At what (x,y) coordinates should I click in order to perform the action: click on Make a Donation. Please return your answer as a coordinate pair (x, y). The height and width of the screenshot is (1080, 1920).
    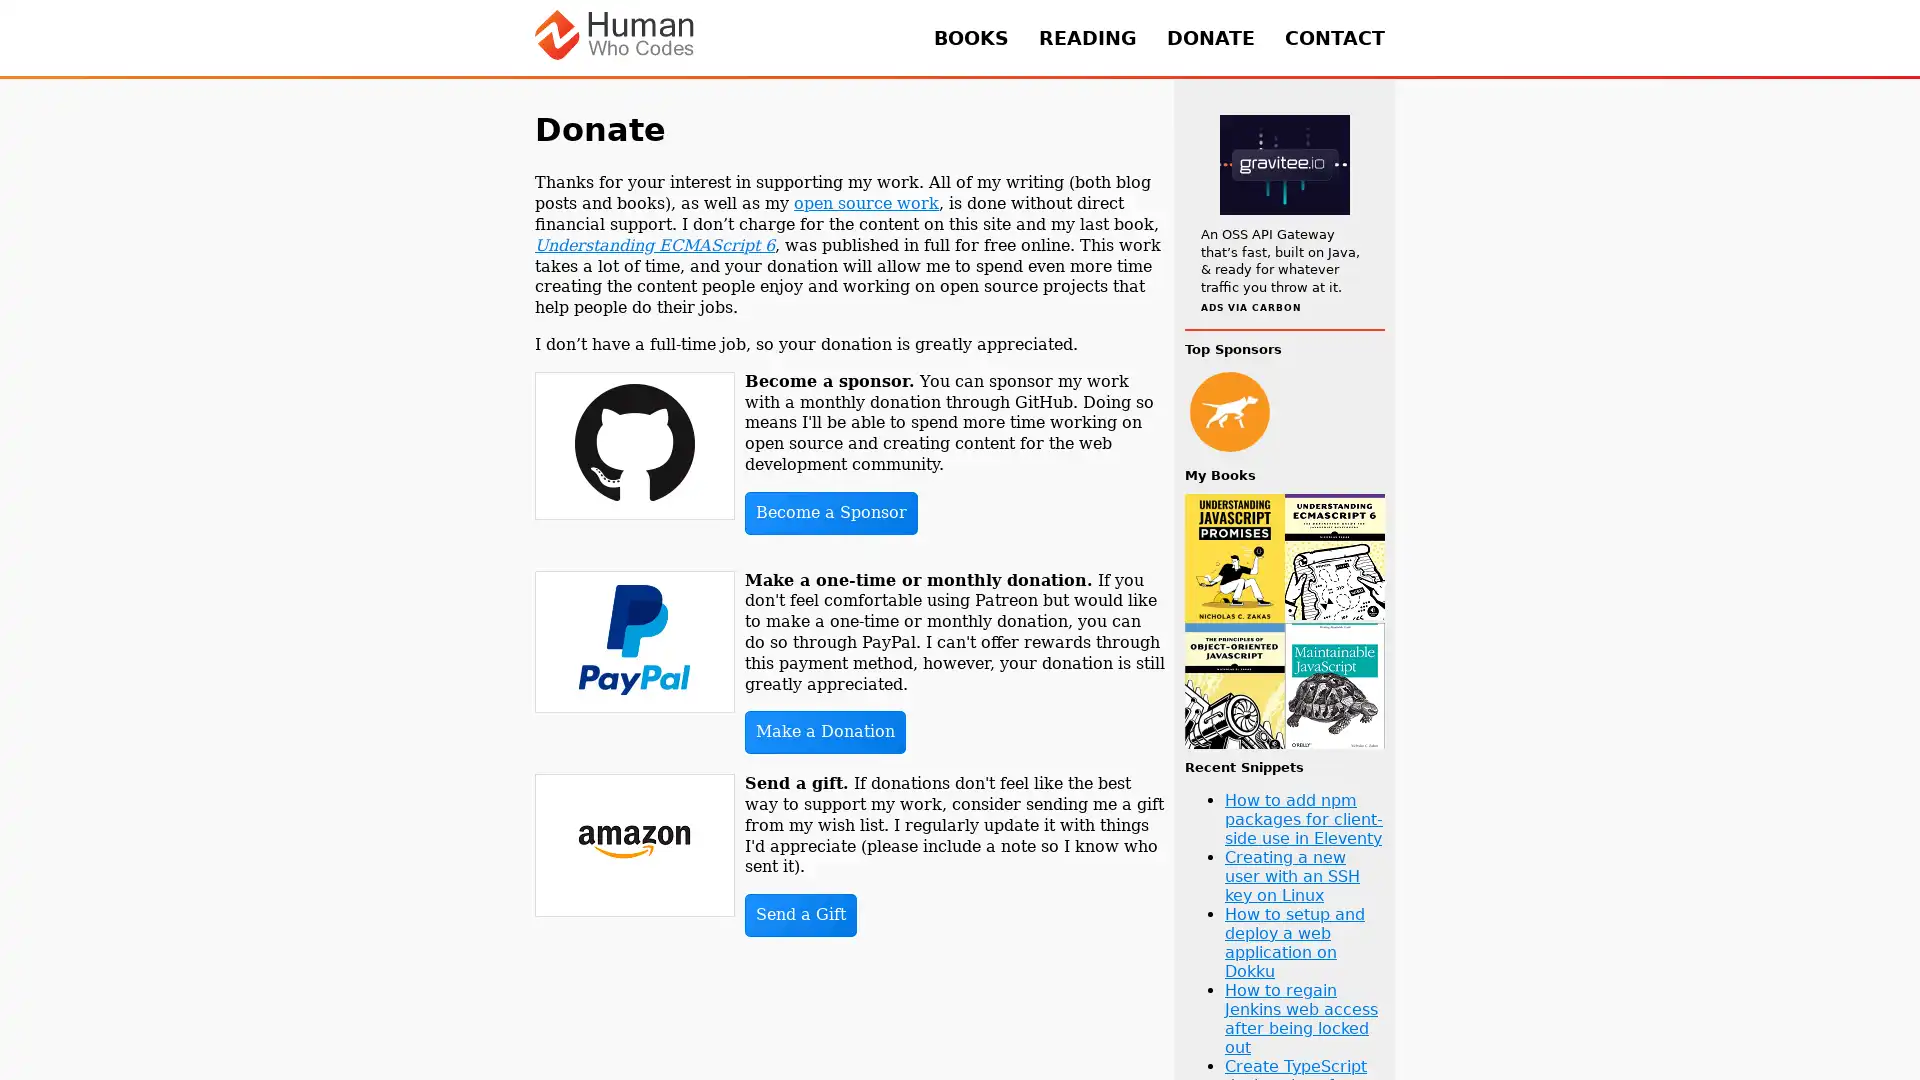
    Looking at the image, I should click on (825, 732).